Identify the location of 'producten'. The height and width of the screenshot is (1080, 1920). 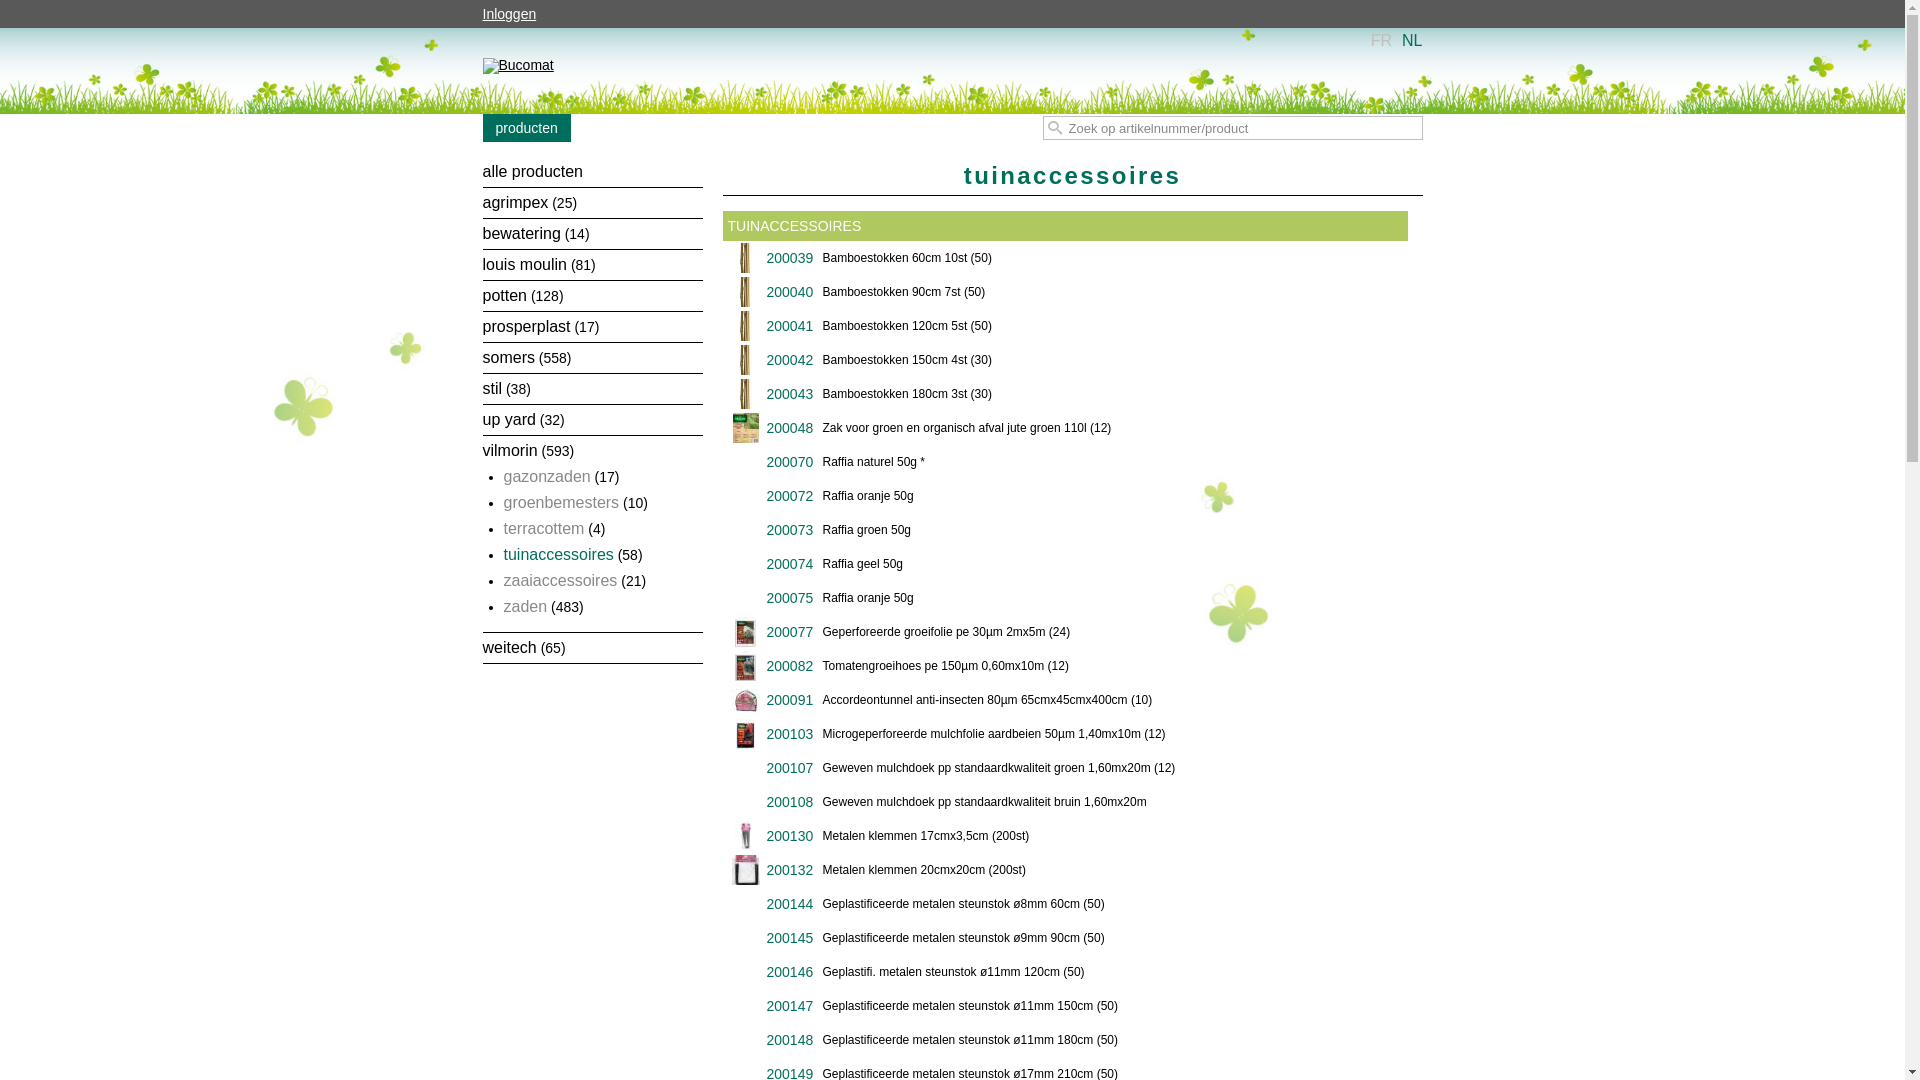
(526, 127).